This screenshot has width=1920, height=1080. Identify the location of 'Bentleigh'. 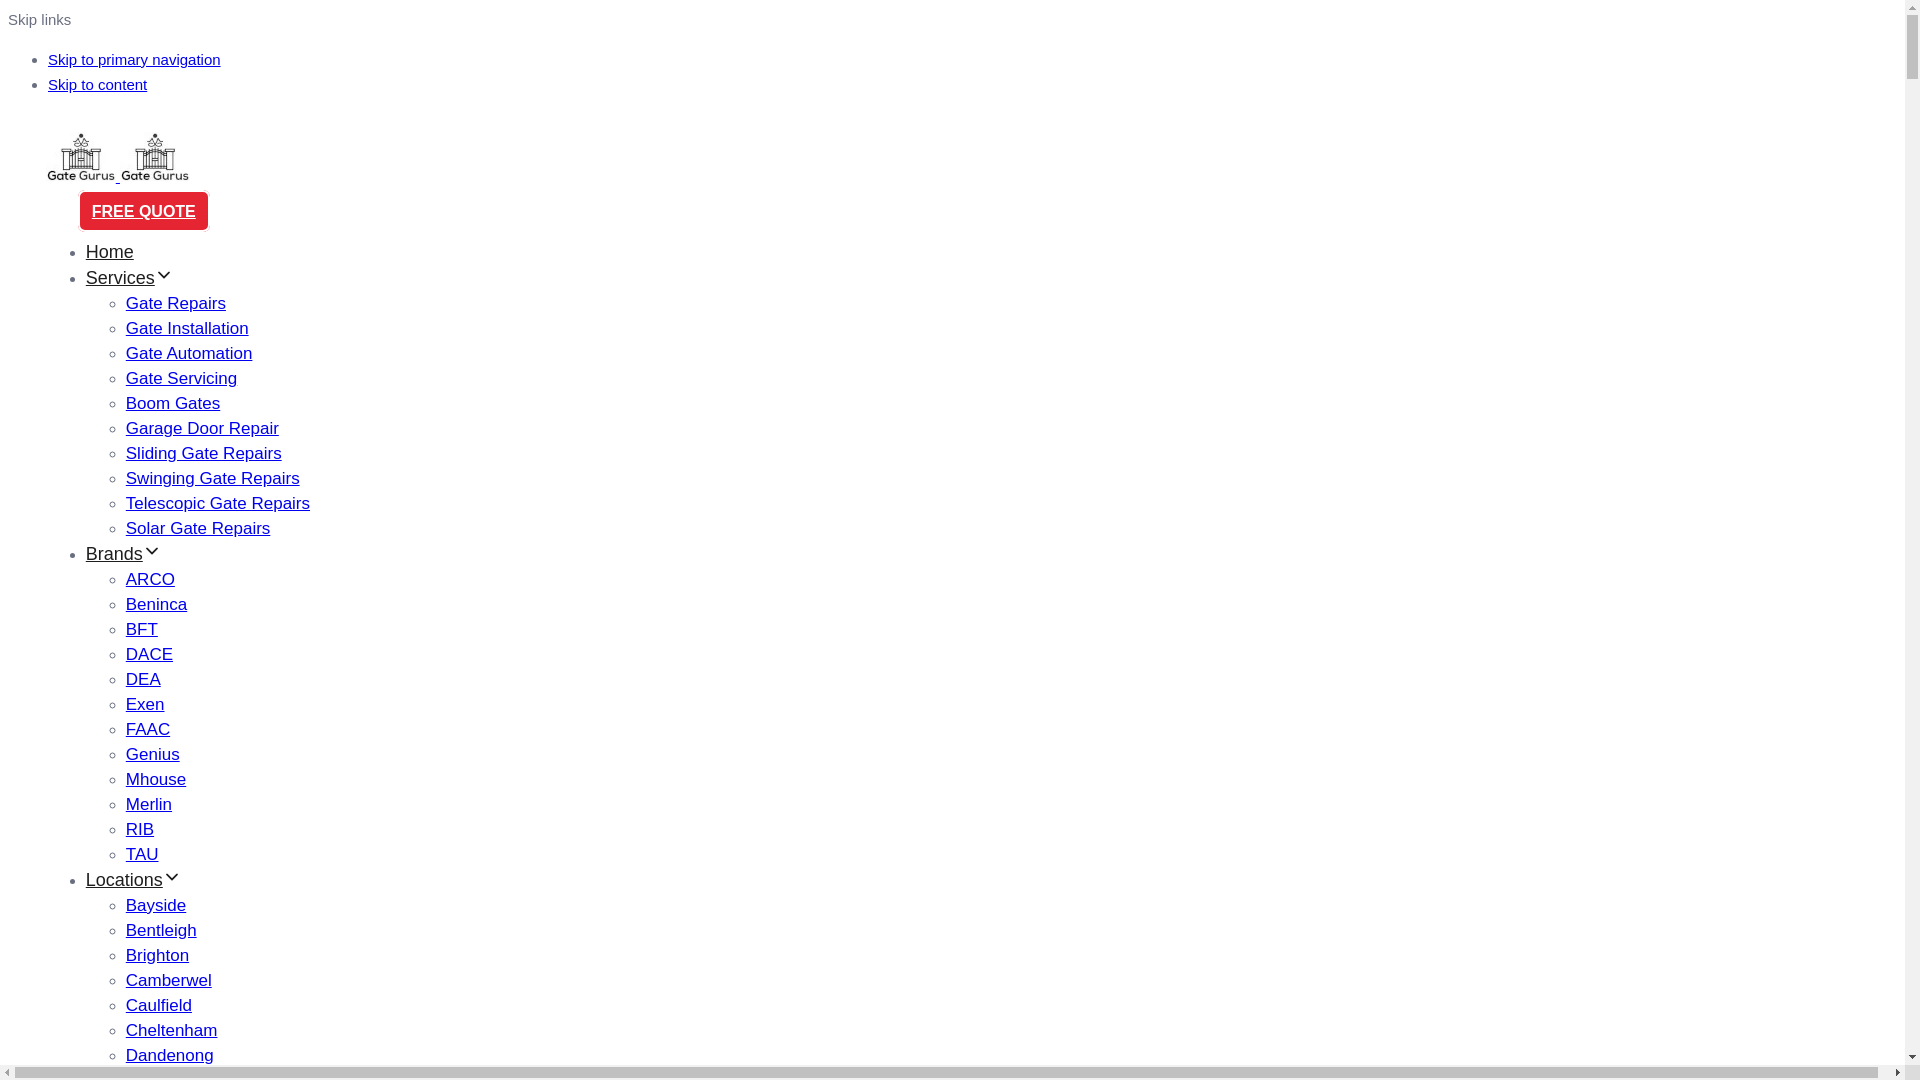
(124, 930).